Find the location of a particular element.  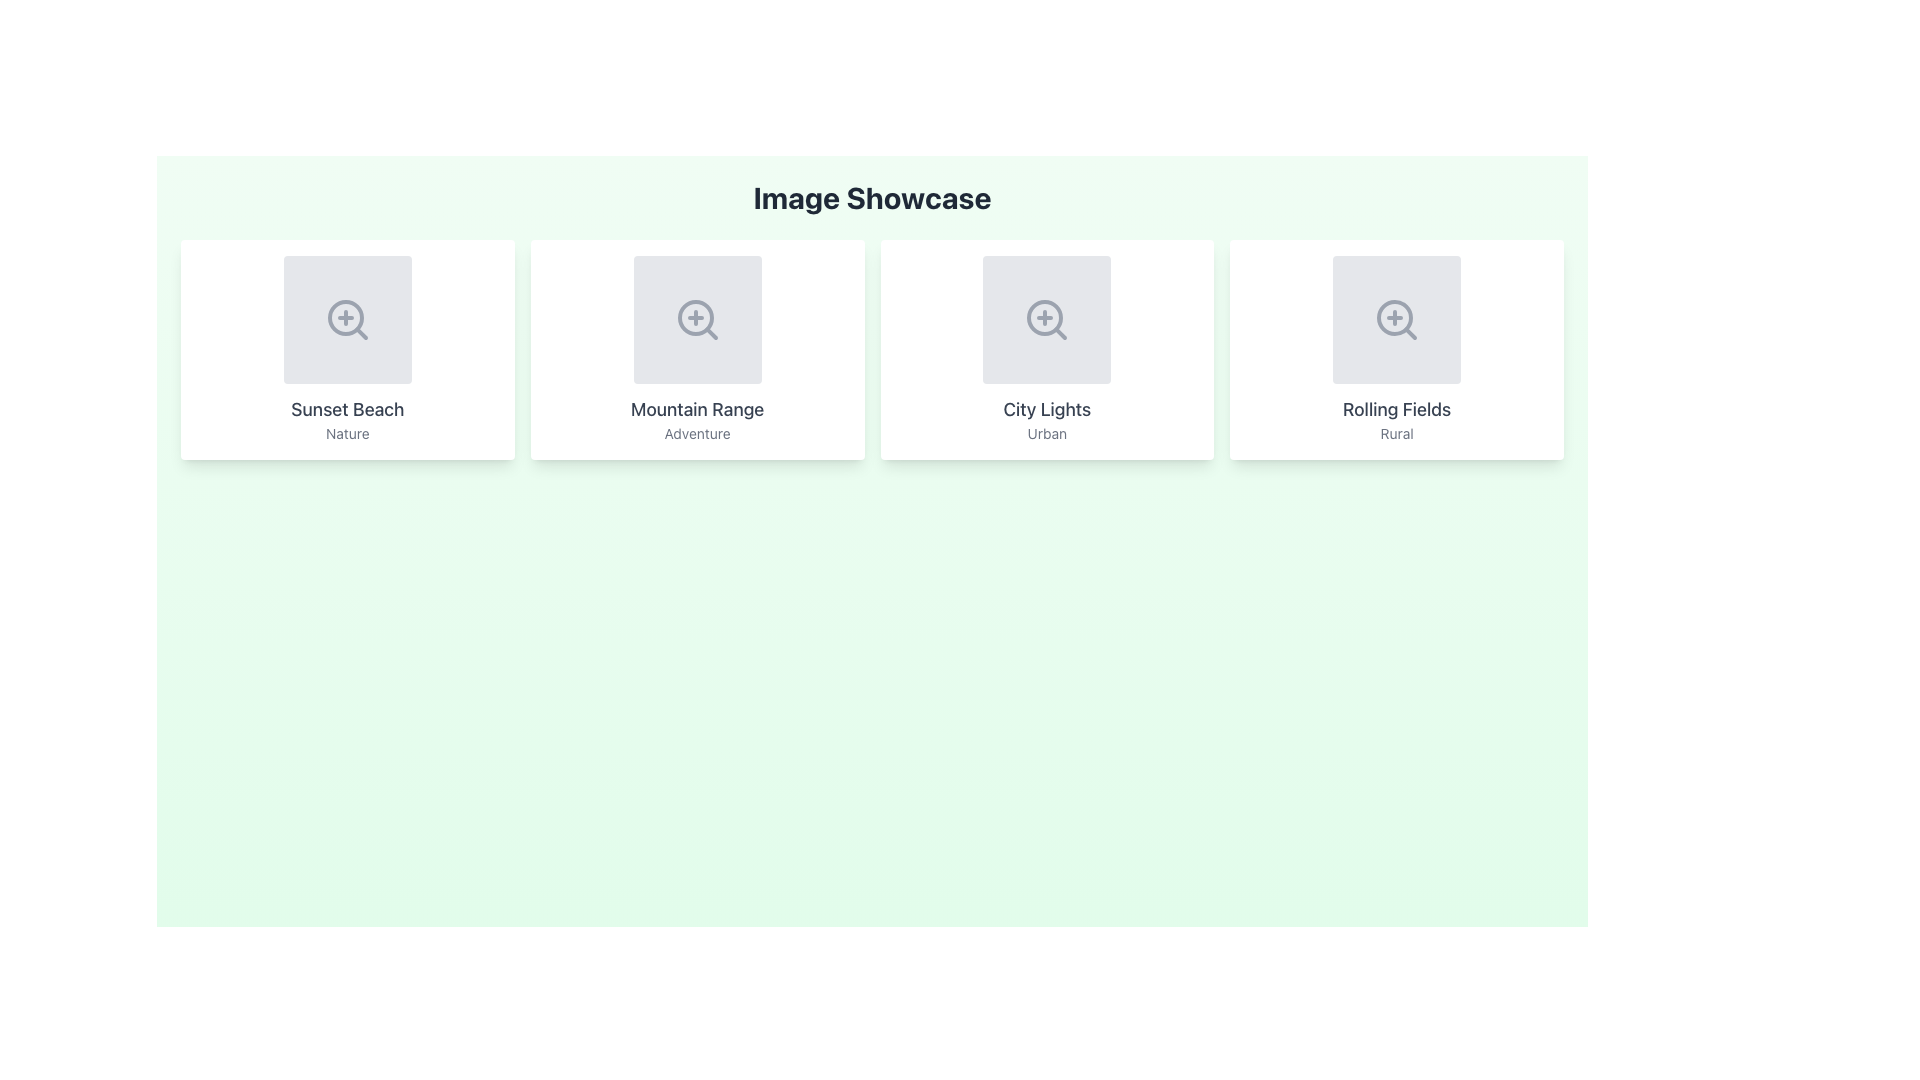

the decorative line element of the zoom-in icon located above the 'City Lights' title in the third card of the 'Image Showcase' is located at coordinates (1059, 332).